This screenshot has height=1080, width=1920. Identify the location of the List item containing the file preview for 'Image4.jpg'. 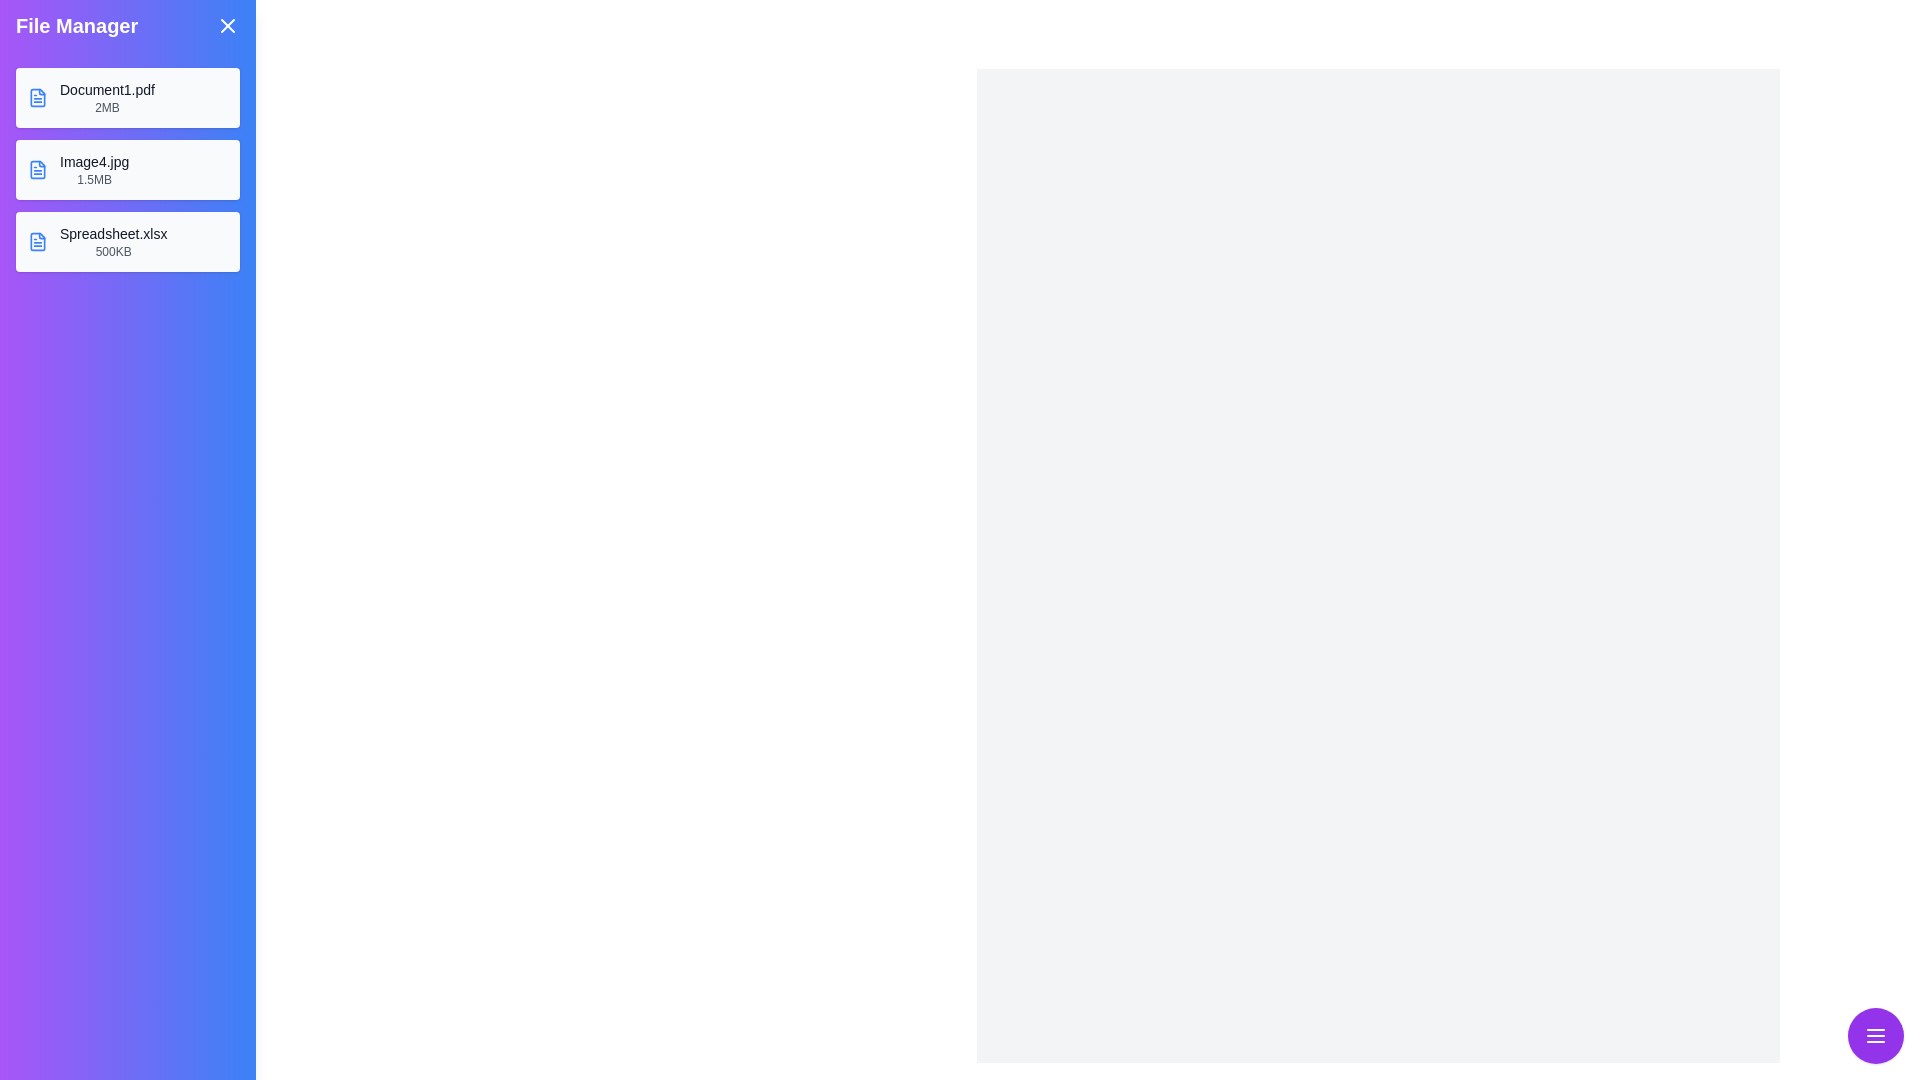
(127, 168).